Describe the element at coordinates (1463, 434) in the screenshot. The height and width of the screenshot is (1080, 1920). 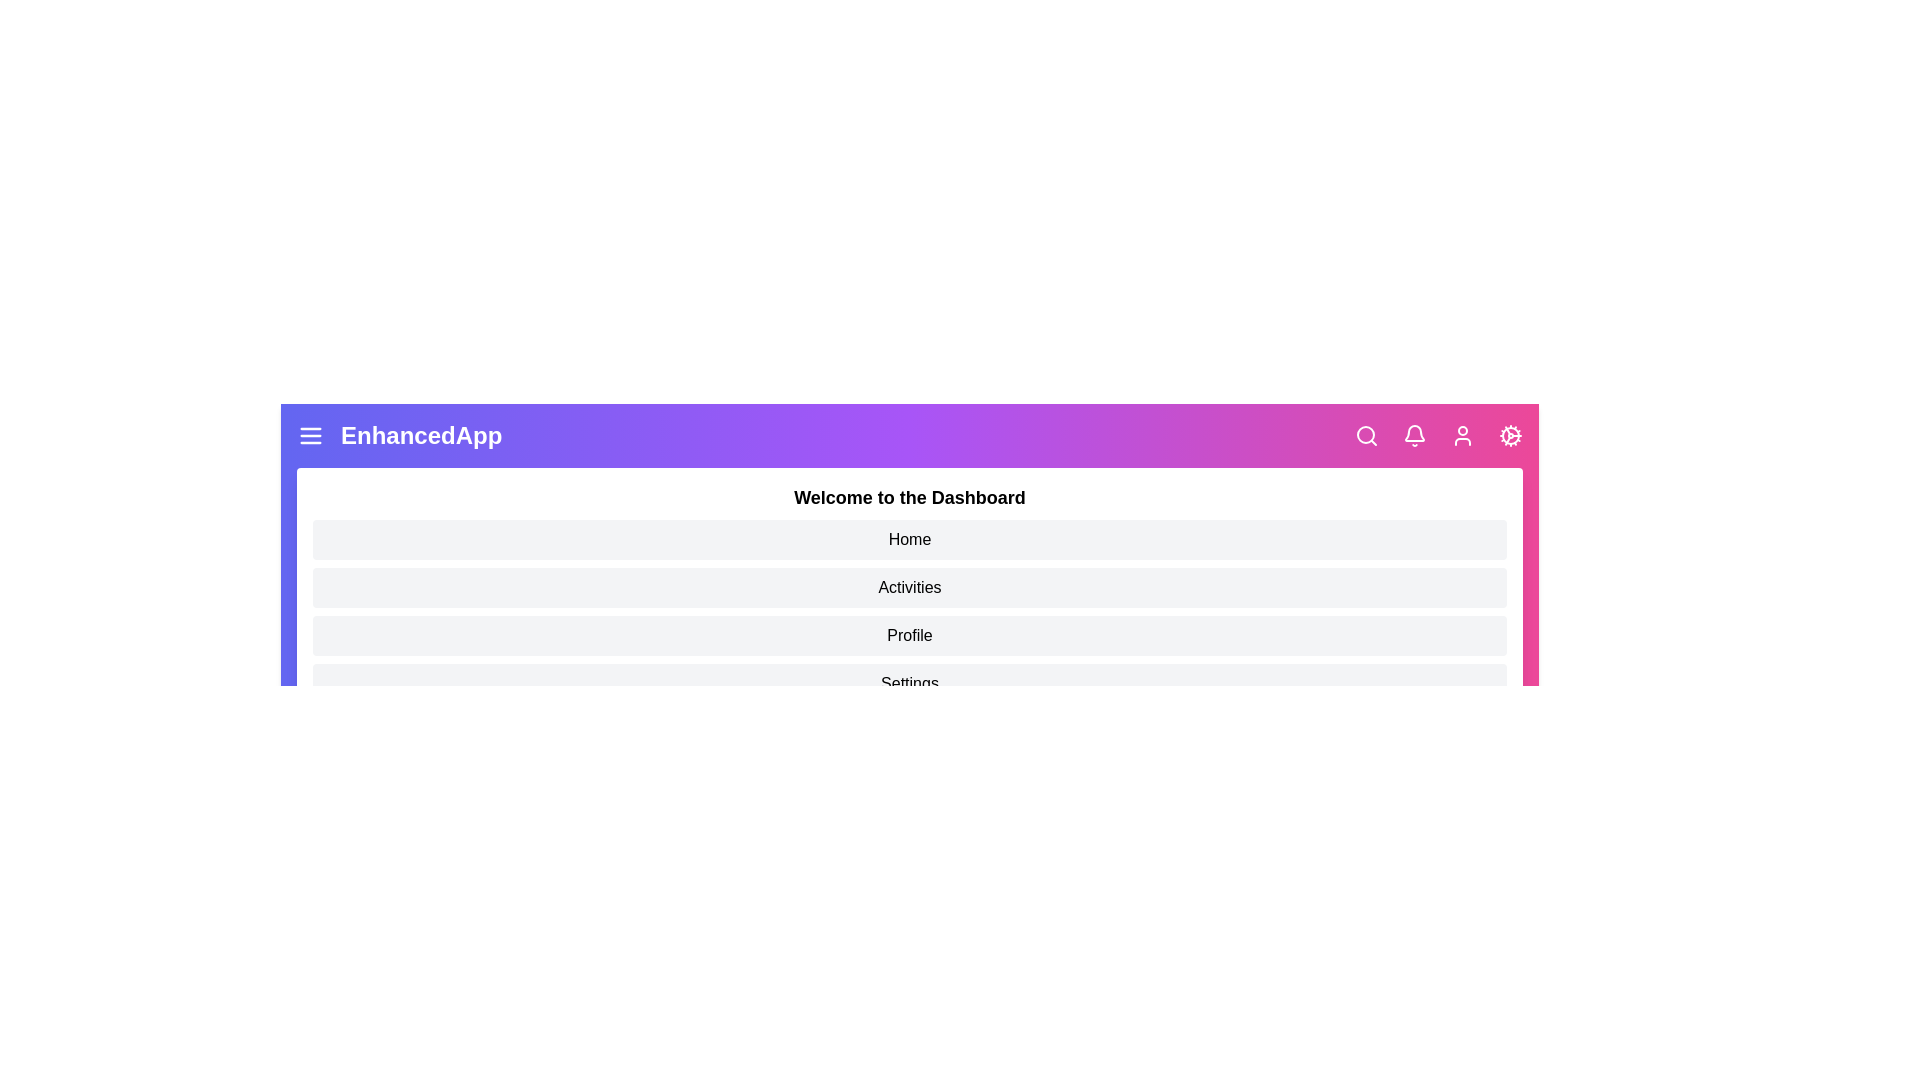
I see `the 'User' icon to open the user profile` at that location.